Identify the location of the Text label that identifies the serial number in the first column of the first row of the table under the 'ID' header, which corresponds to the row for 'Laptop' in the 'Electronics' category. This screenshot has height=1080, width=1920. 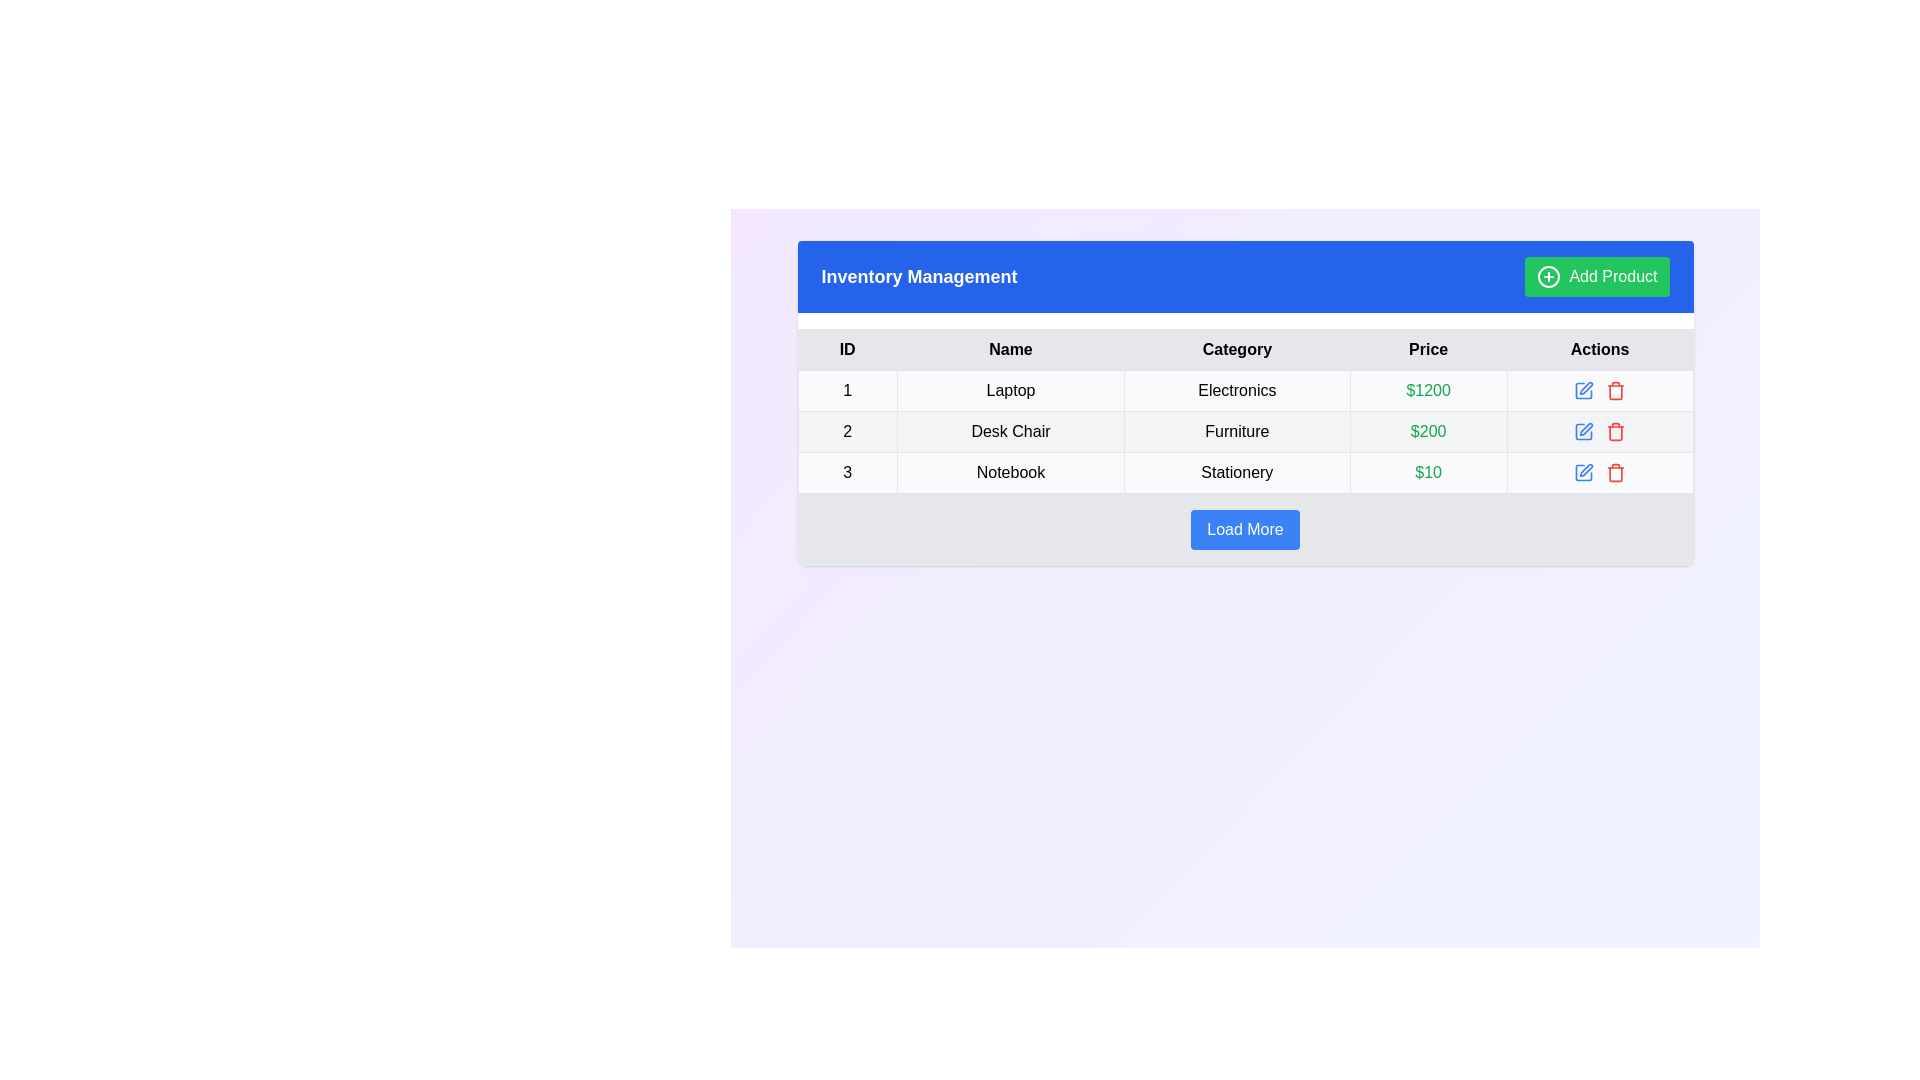
(847, 390).